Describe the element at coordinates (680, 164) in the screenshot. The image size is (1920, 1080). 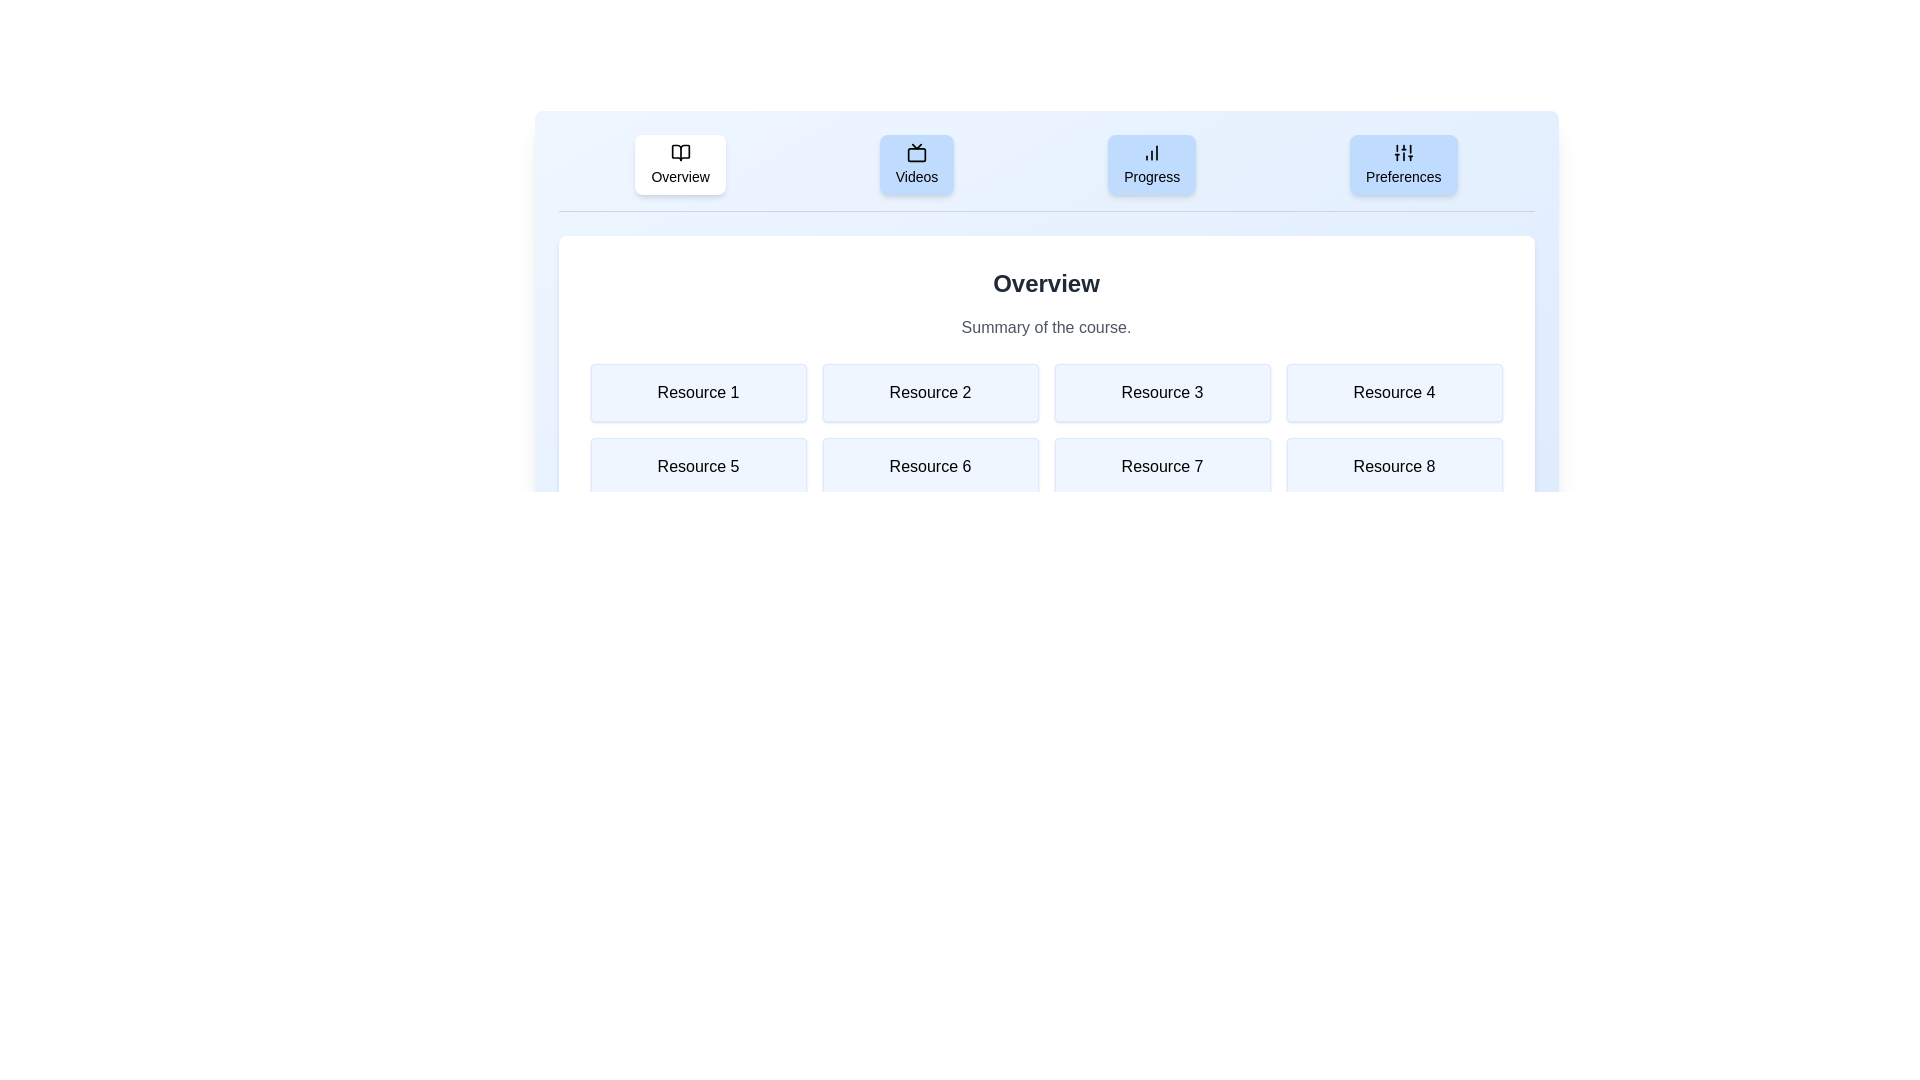
I see `the Overview tab to read its content` at that location.